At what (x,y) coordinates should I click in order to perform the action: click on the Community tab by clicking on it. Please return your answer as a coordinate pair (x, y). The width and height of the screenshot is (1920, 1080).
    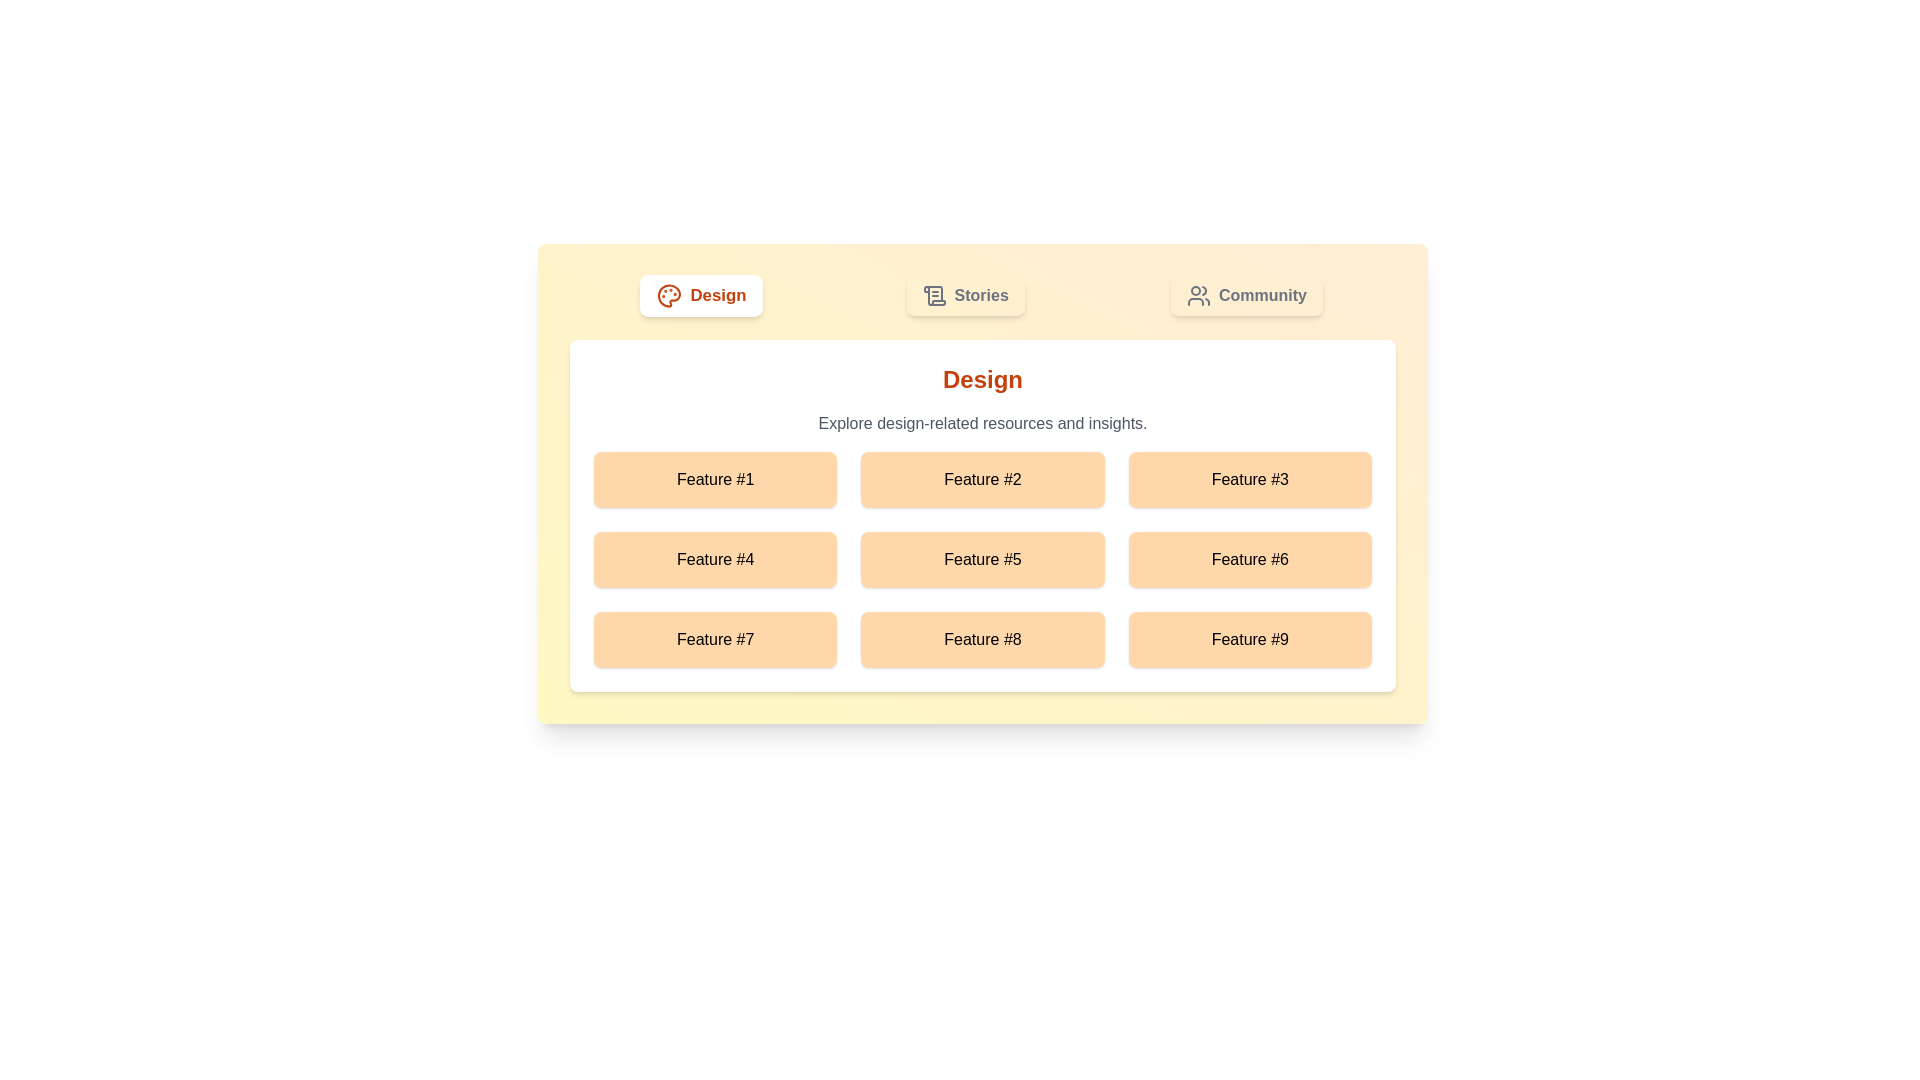
    Looking at the image, I should click on (1245, 296).